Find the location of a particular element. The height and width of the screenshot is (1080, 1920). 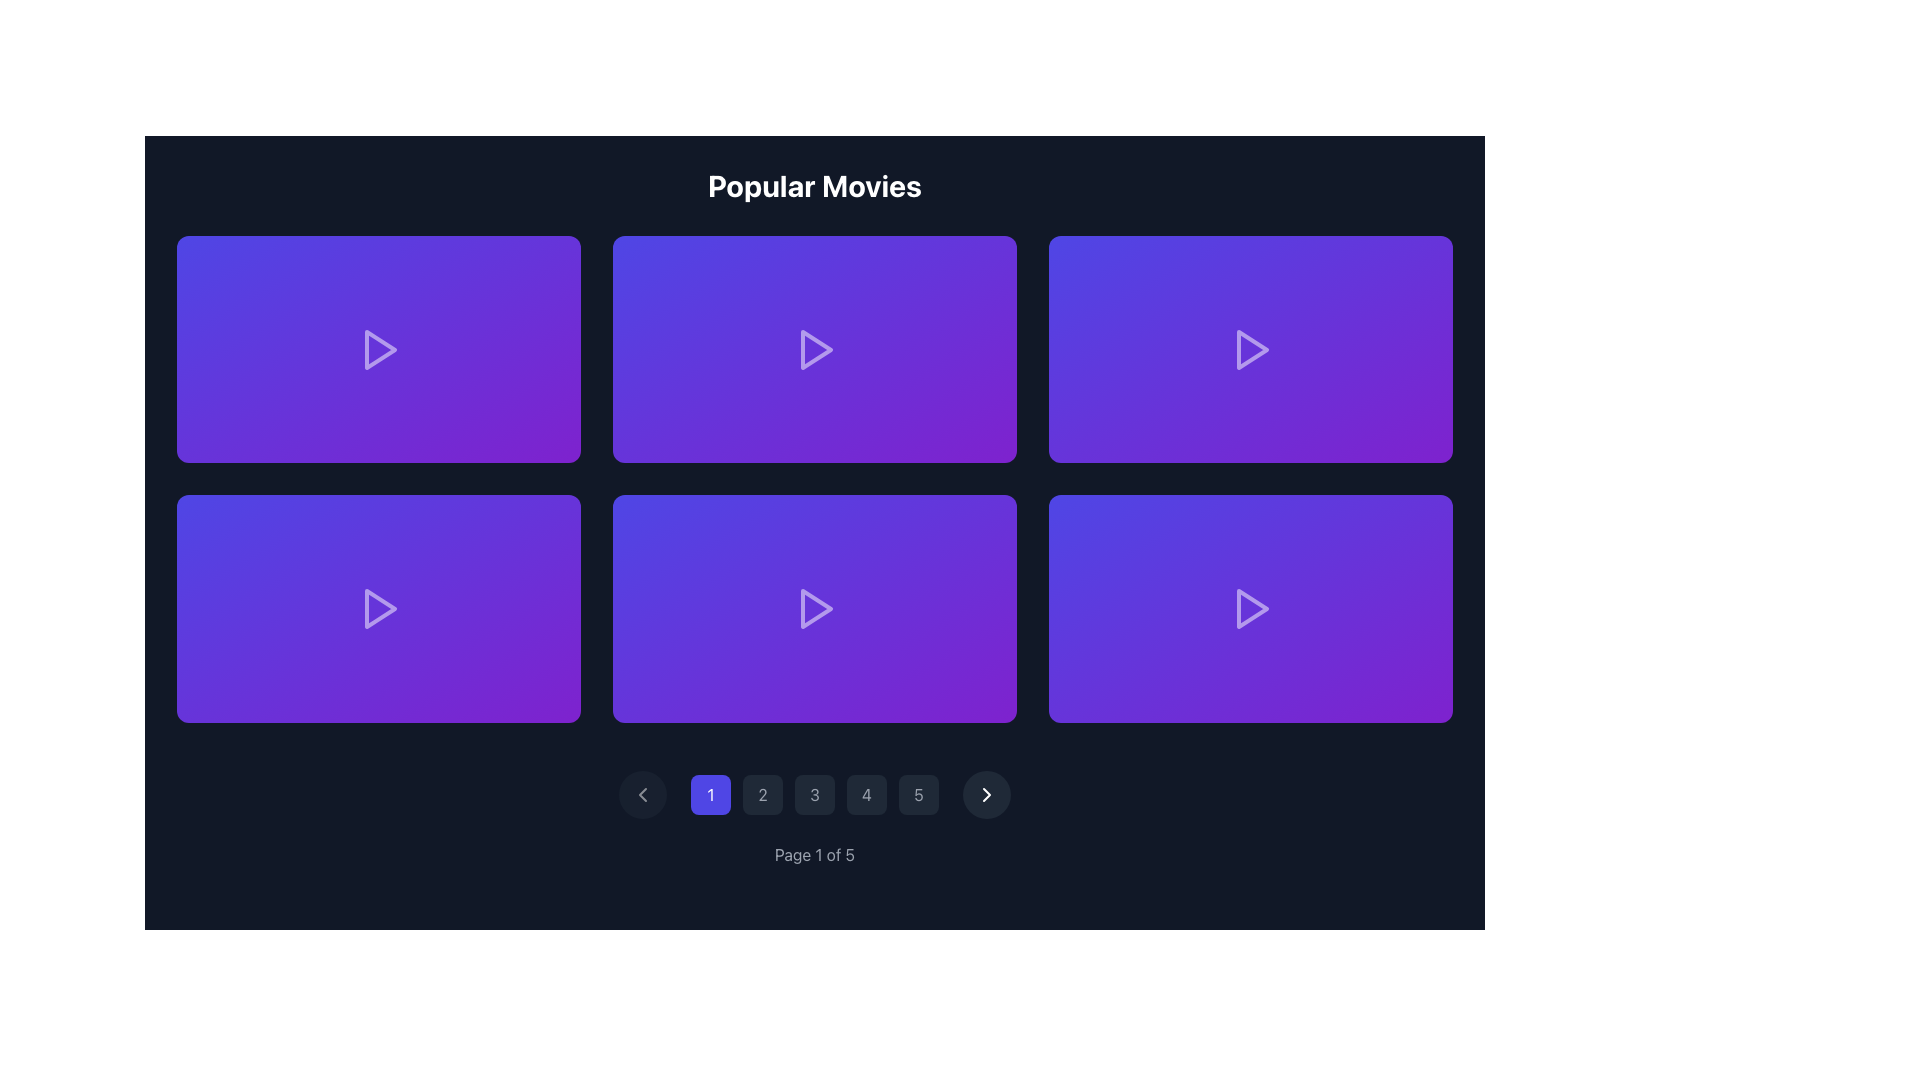

the visual media tile with a play button icon located in the second row and first column of the grid layout is located at coordinates (379, 607).